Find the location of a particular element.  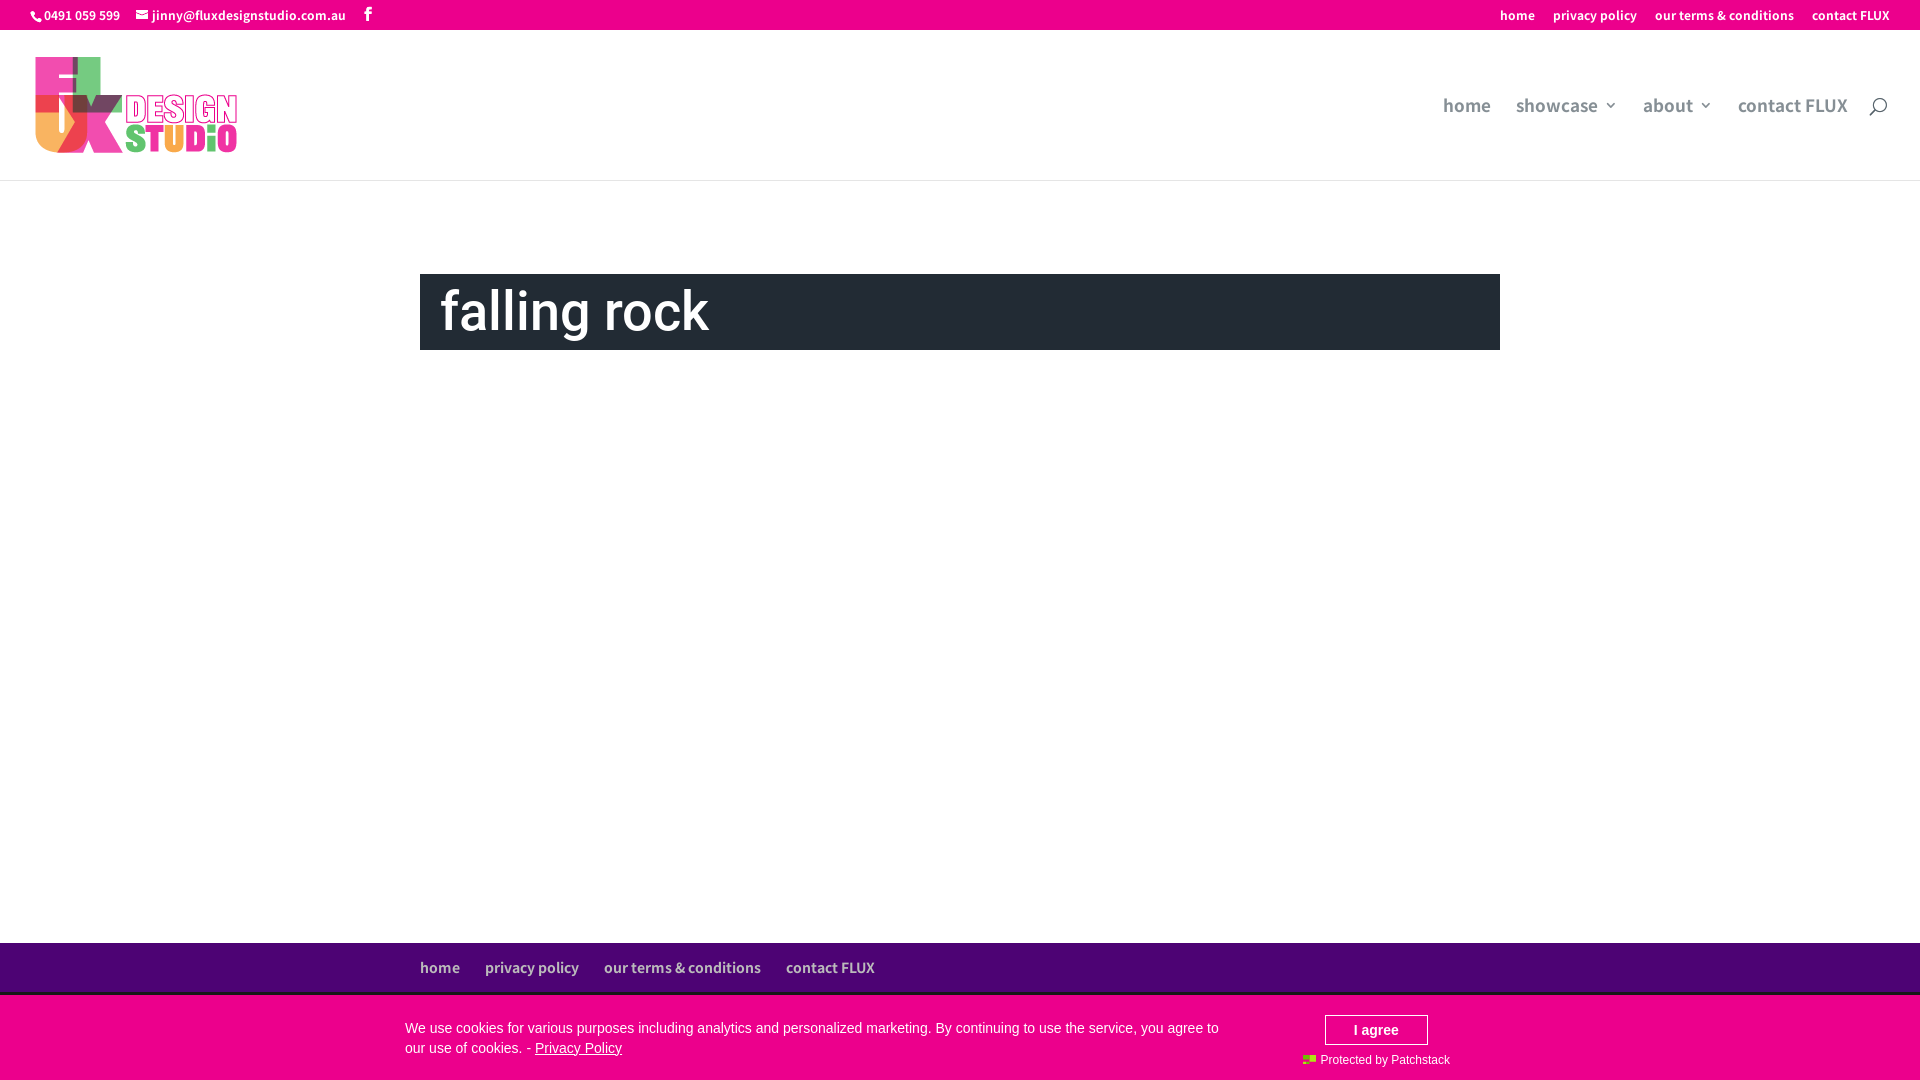

'home' is located at coordinates (1467, 137).